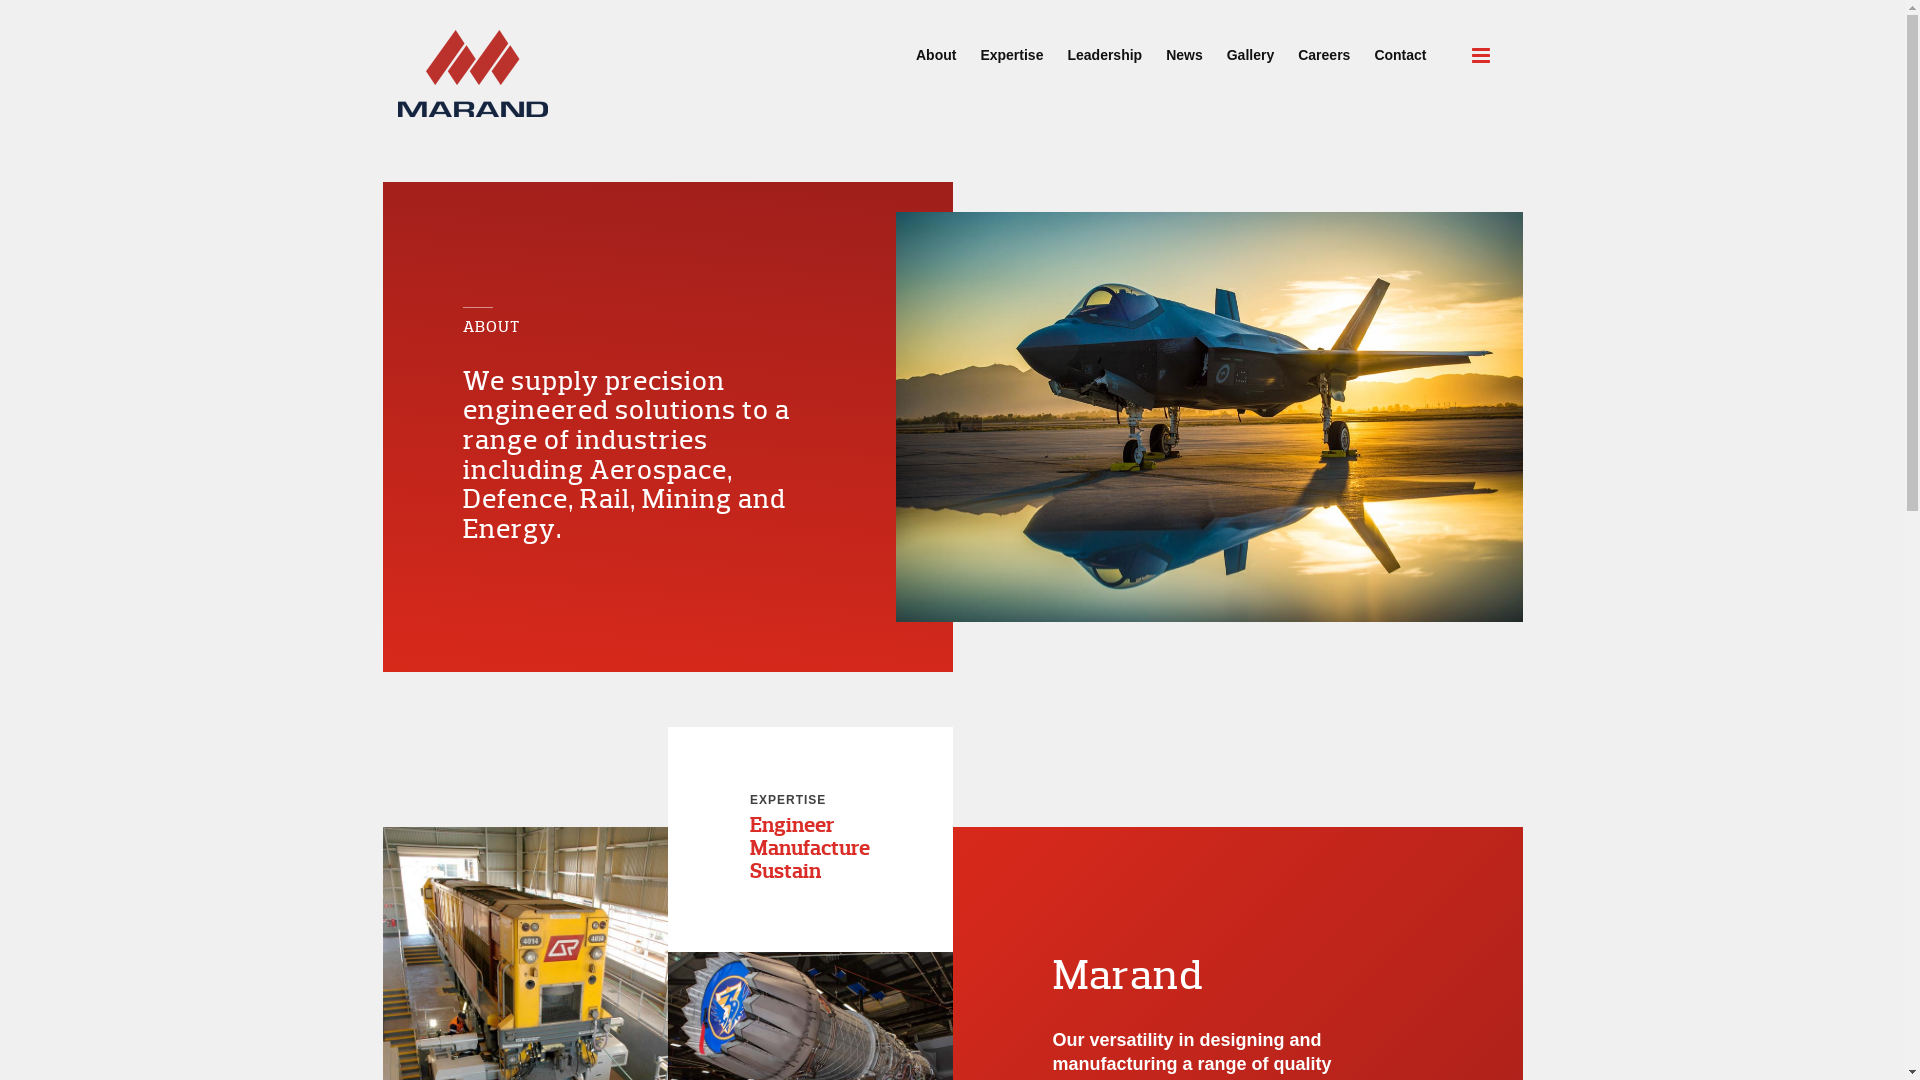 The image size is (1920, 1080). What do you see at coordinates (1011, 45) in the screenshot?
I see `'Expertise'` at bounding box center [1011, 45].